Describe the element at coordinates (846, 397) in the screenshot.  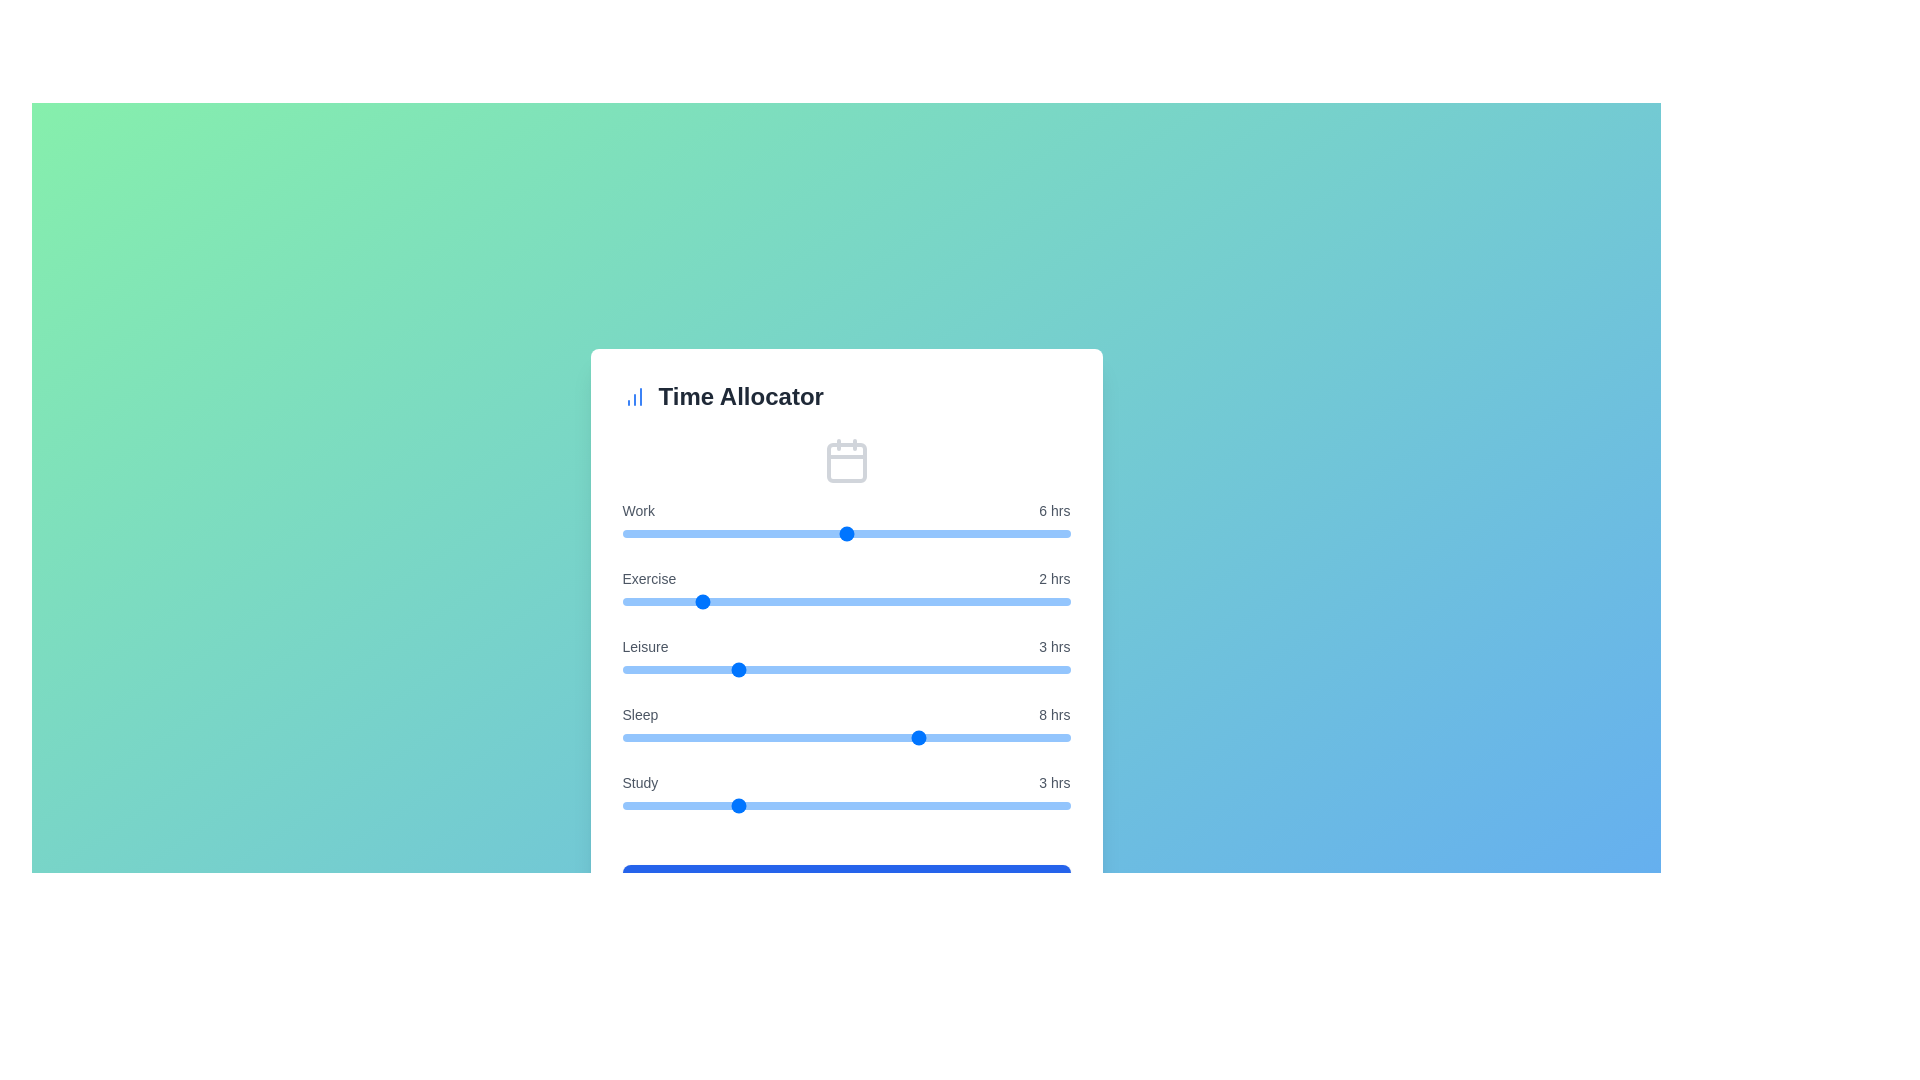
I see `the 'Time Allocator' title to interact with it` at that location.